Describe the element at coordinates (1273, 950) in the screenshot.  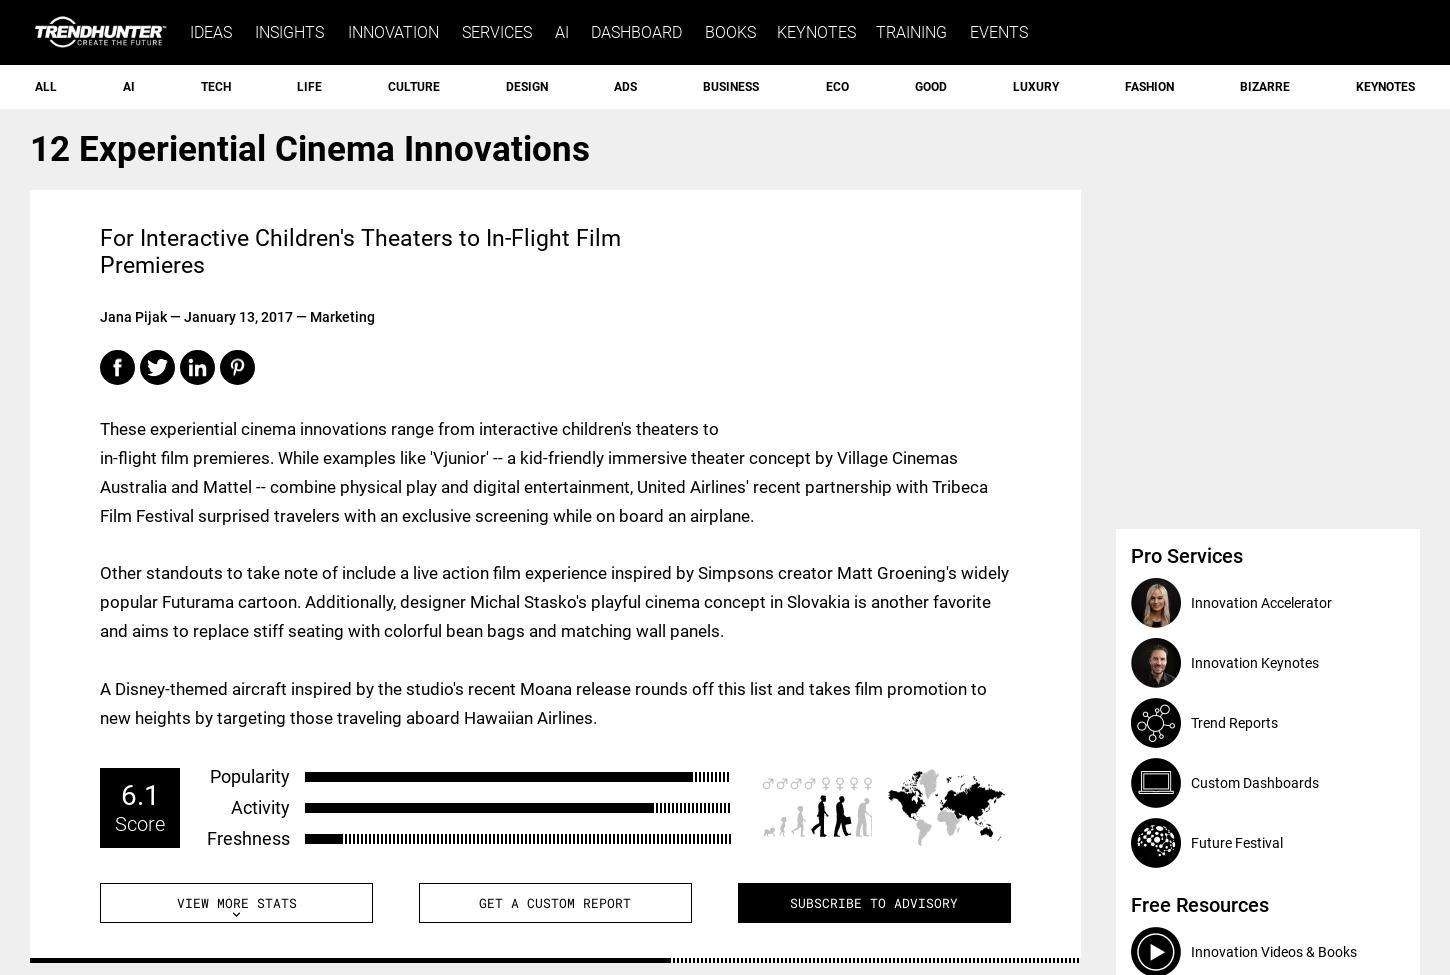
I see `'Innovation Videos & Books'` at that location.